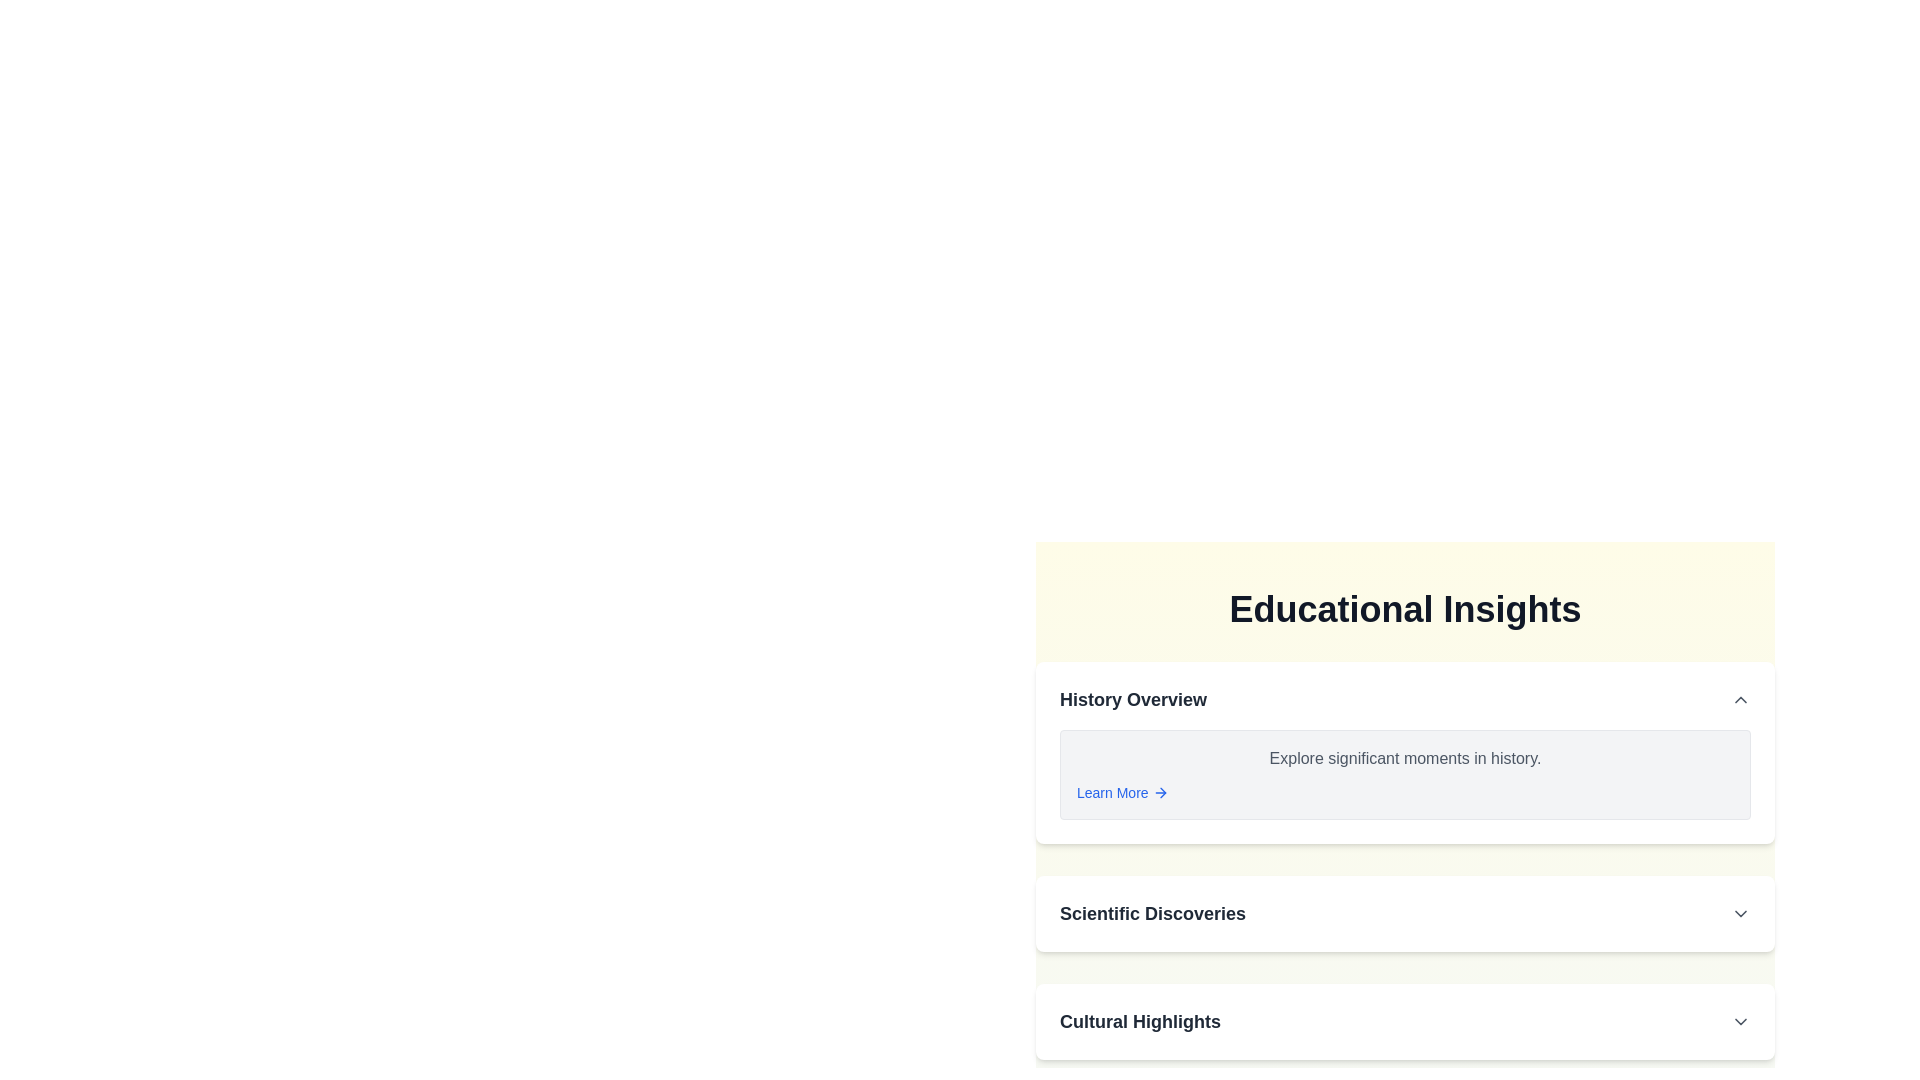 Image resolution: width=1920 pixels, height=1080 pixels. What do you see at coordinates (1404, 608) in the screenshot?
I see `the text label displaying 'Educational Insights', which is a large, bold header styled in black and centered at the top of the interface` at bounding box center [1404, 608].